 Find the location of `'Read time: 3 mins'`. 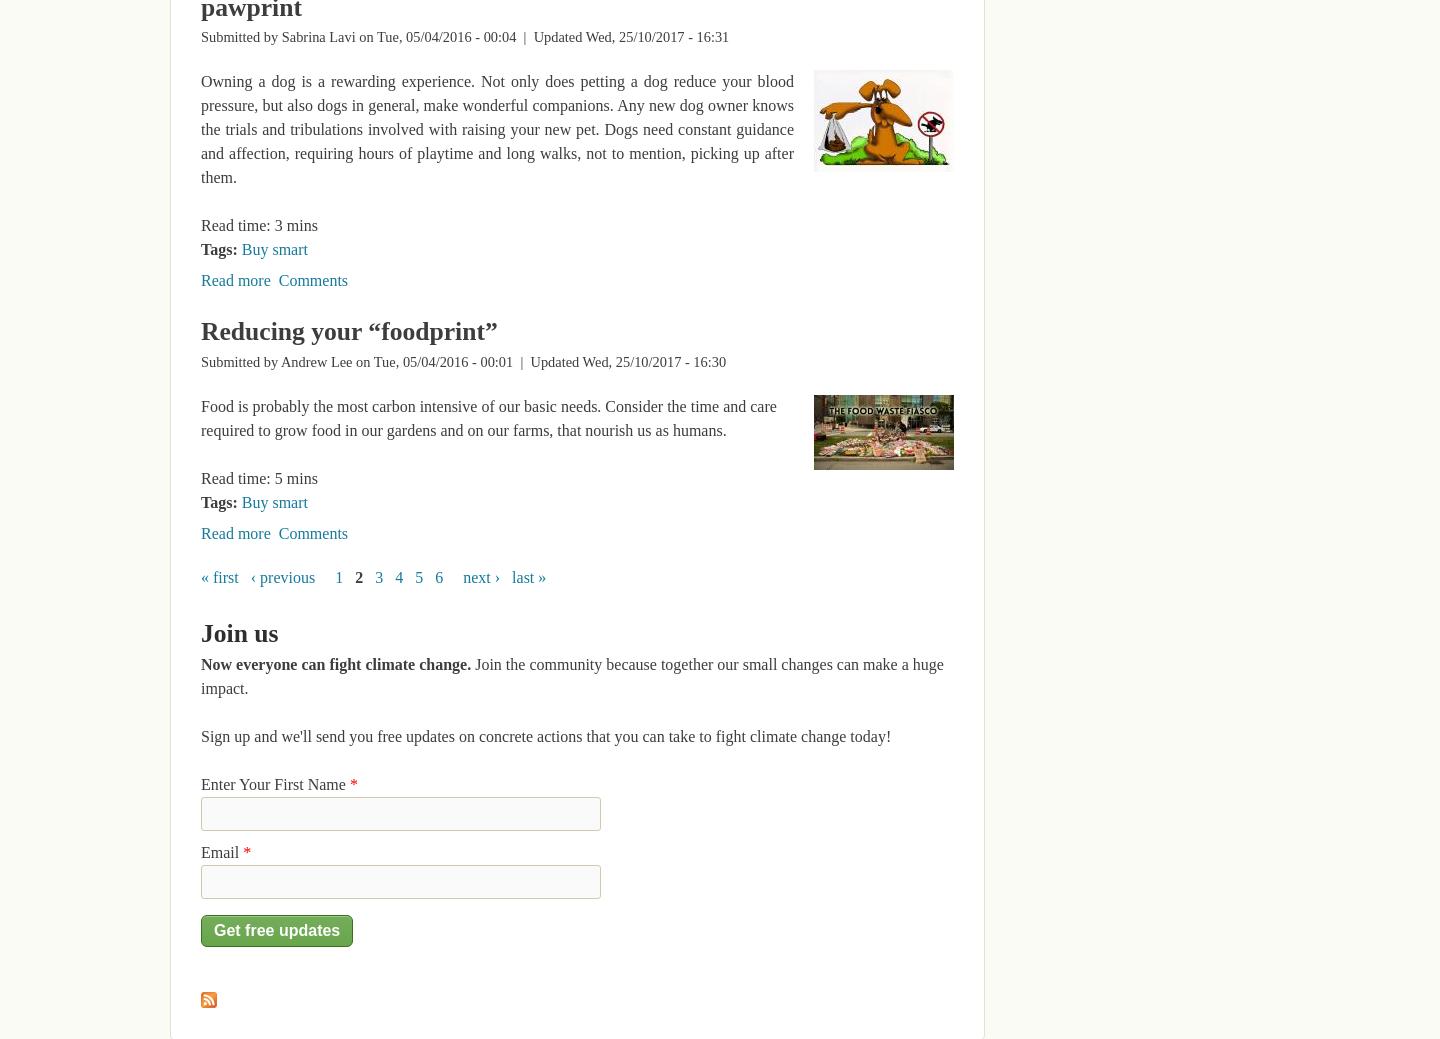

'Read time: 3 mins' is located at coordinates (258, 225).